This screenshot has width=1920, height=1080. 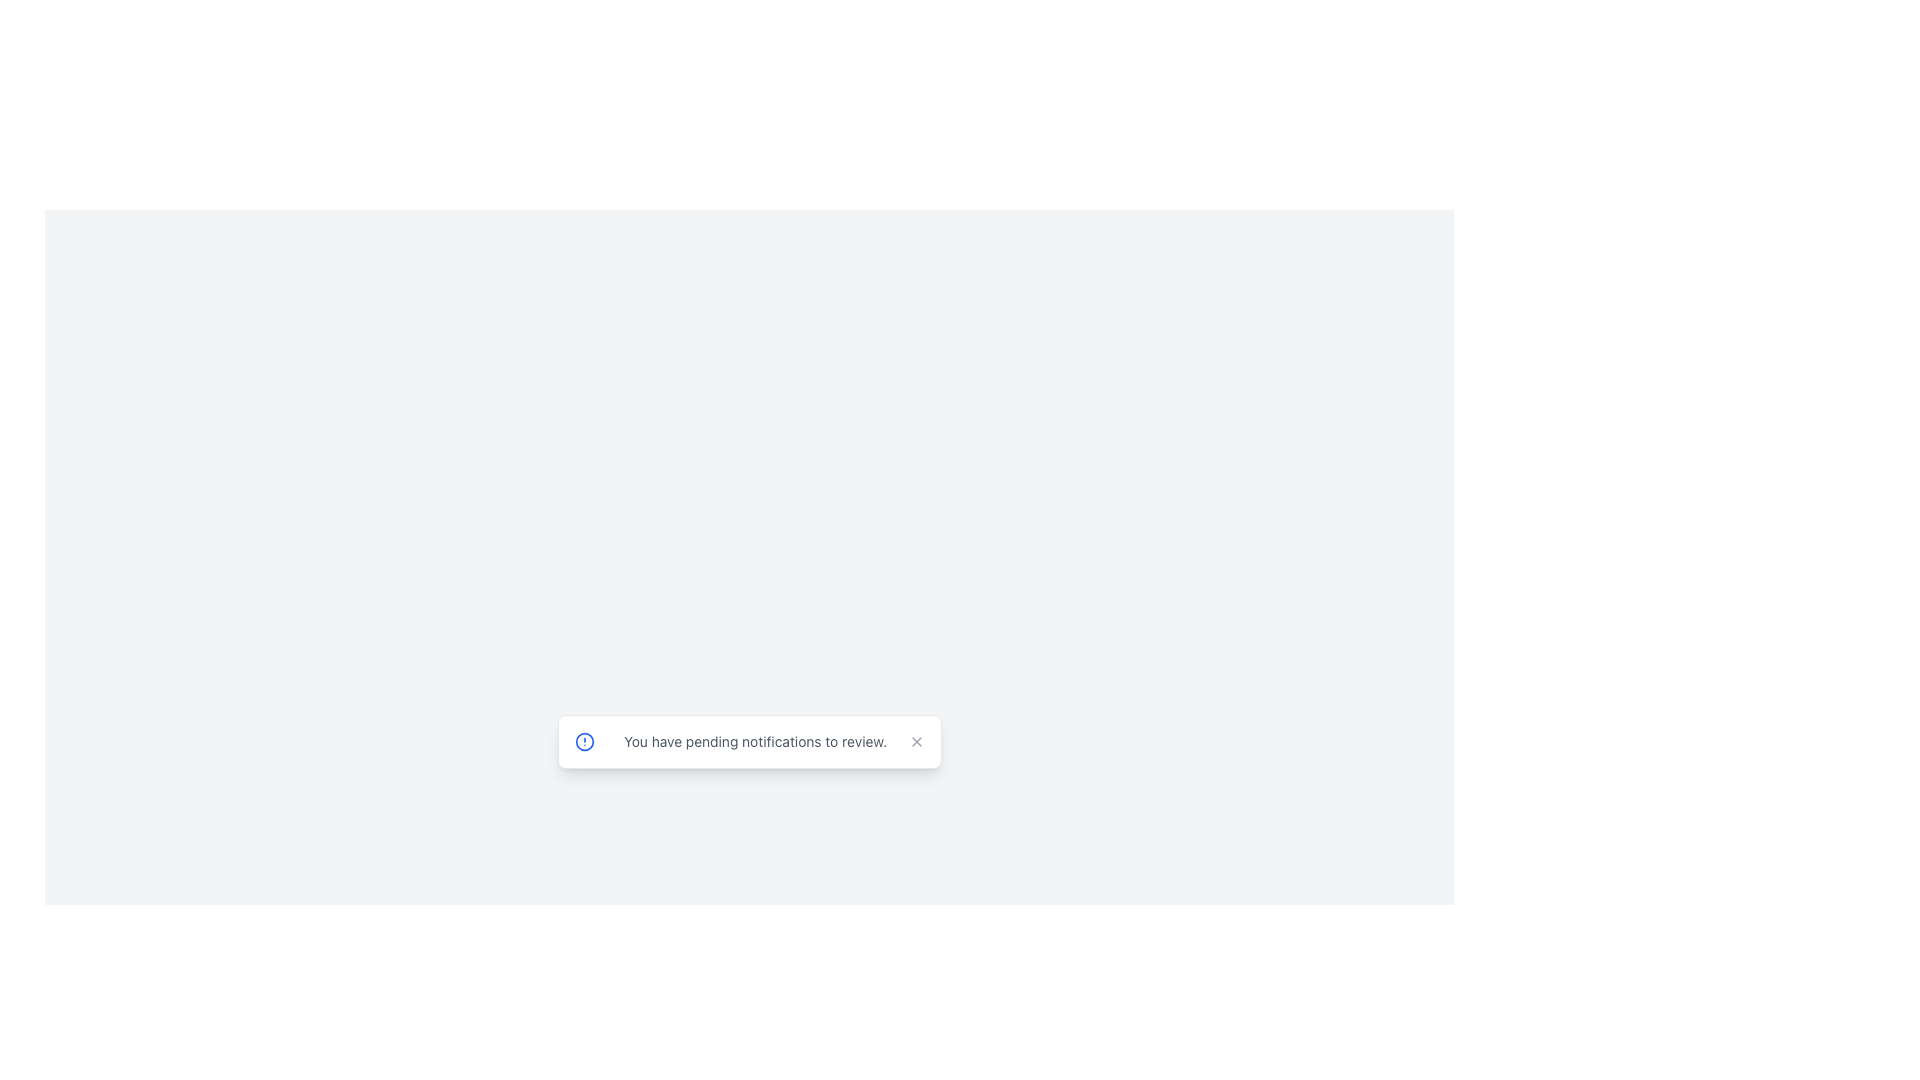 What do you see at coordinates (748, 741) in the screenshot?
I see `the Notification Banner that displays 'You have pending notifications to review.' to potentially reveal additional information` at bounding box center [748, 741].